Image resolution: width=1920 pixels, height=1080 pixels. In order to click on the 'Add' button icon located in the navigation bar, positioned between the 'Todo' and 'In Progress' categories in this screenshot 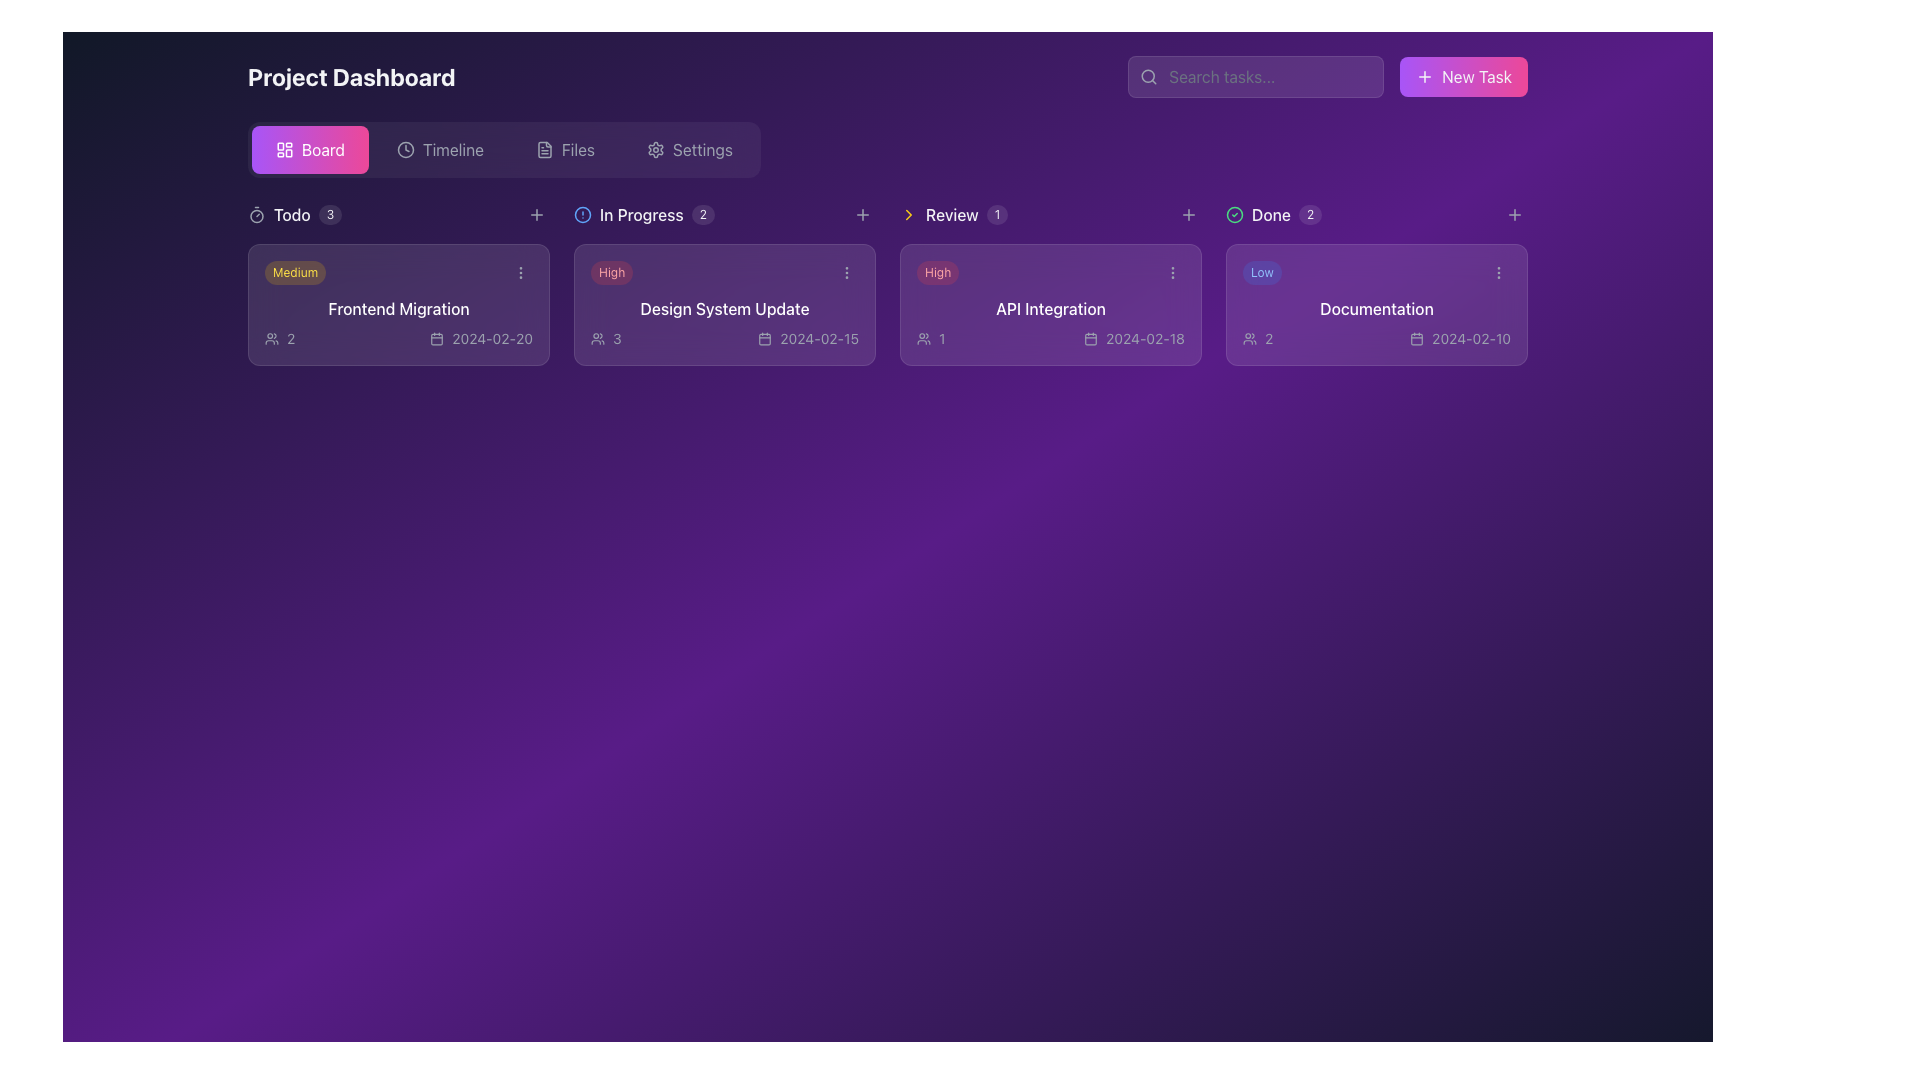, I will do `click(537, 215)`.